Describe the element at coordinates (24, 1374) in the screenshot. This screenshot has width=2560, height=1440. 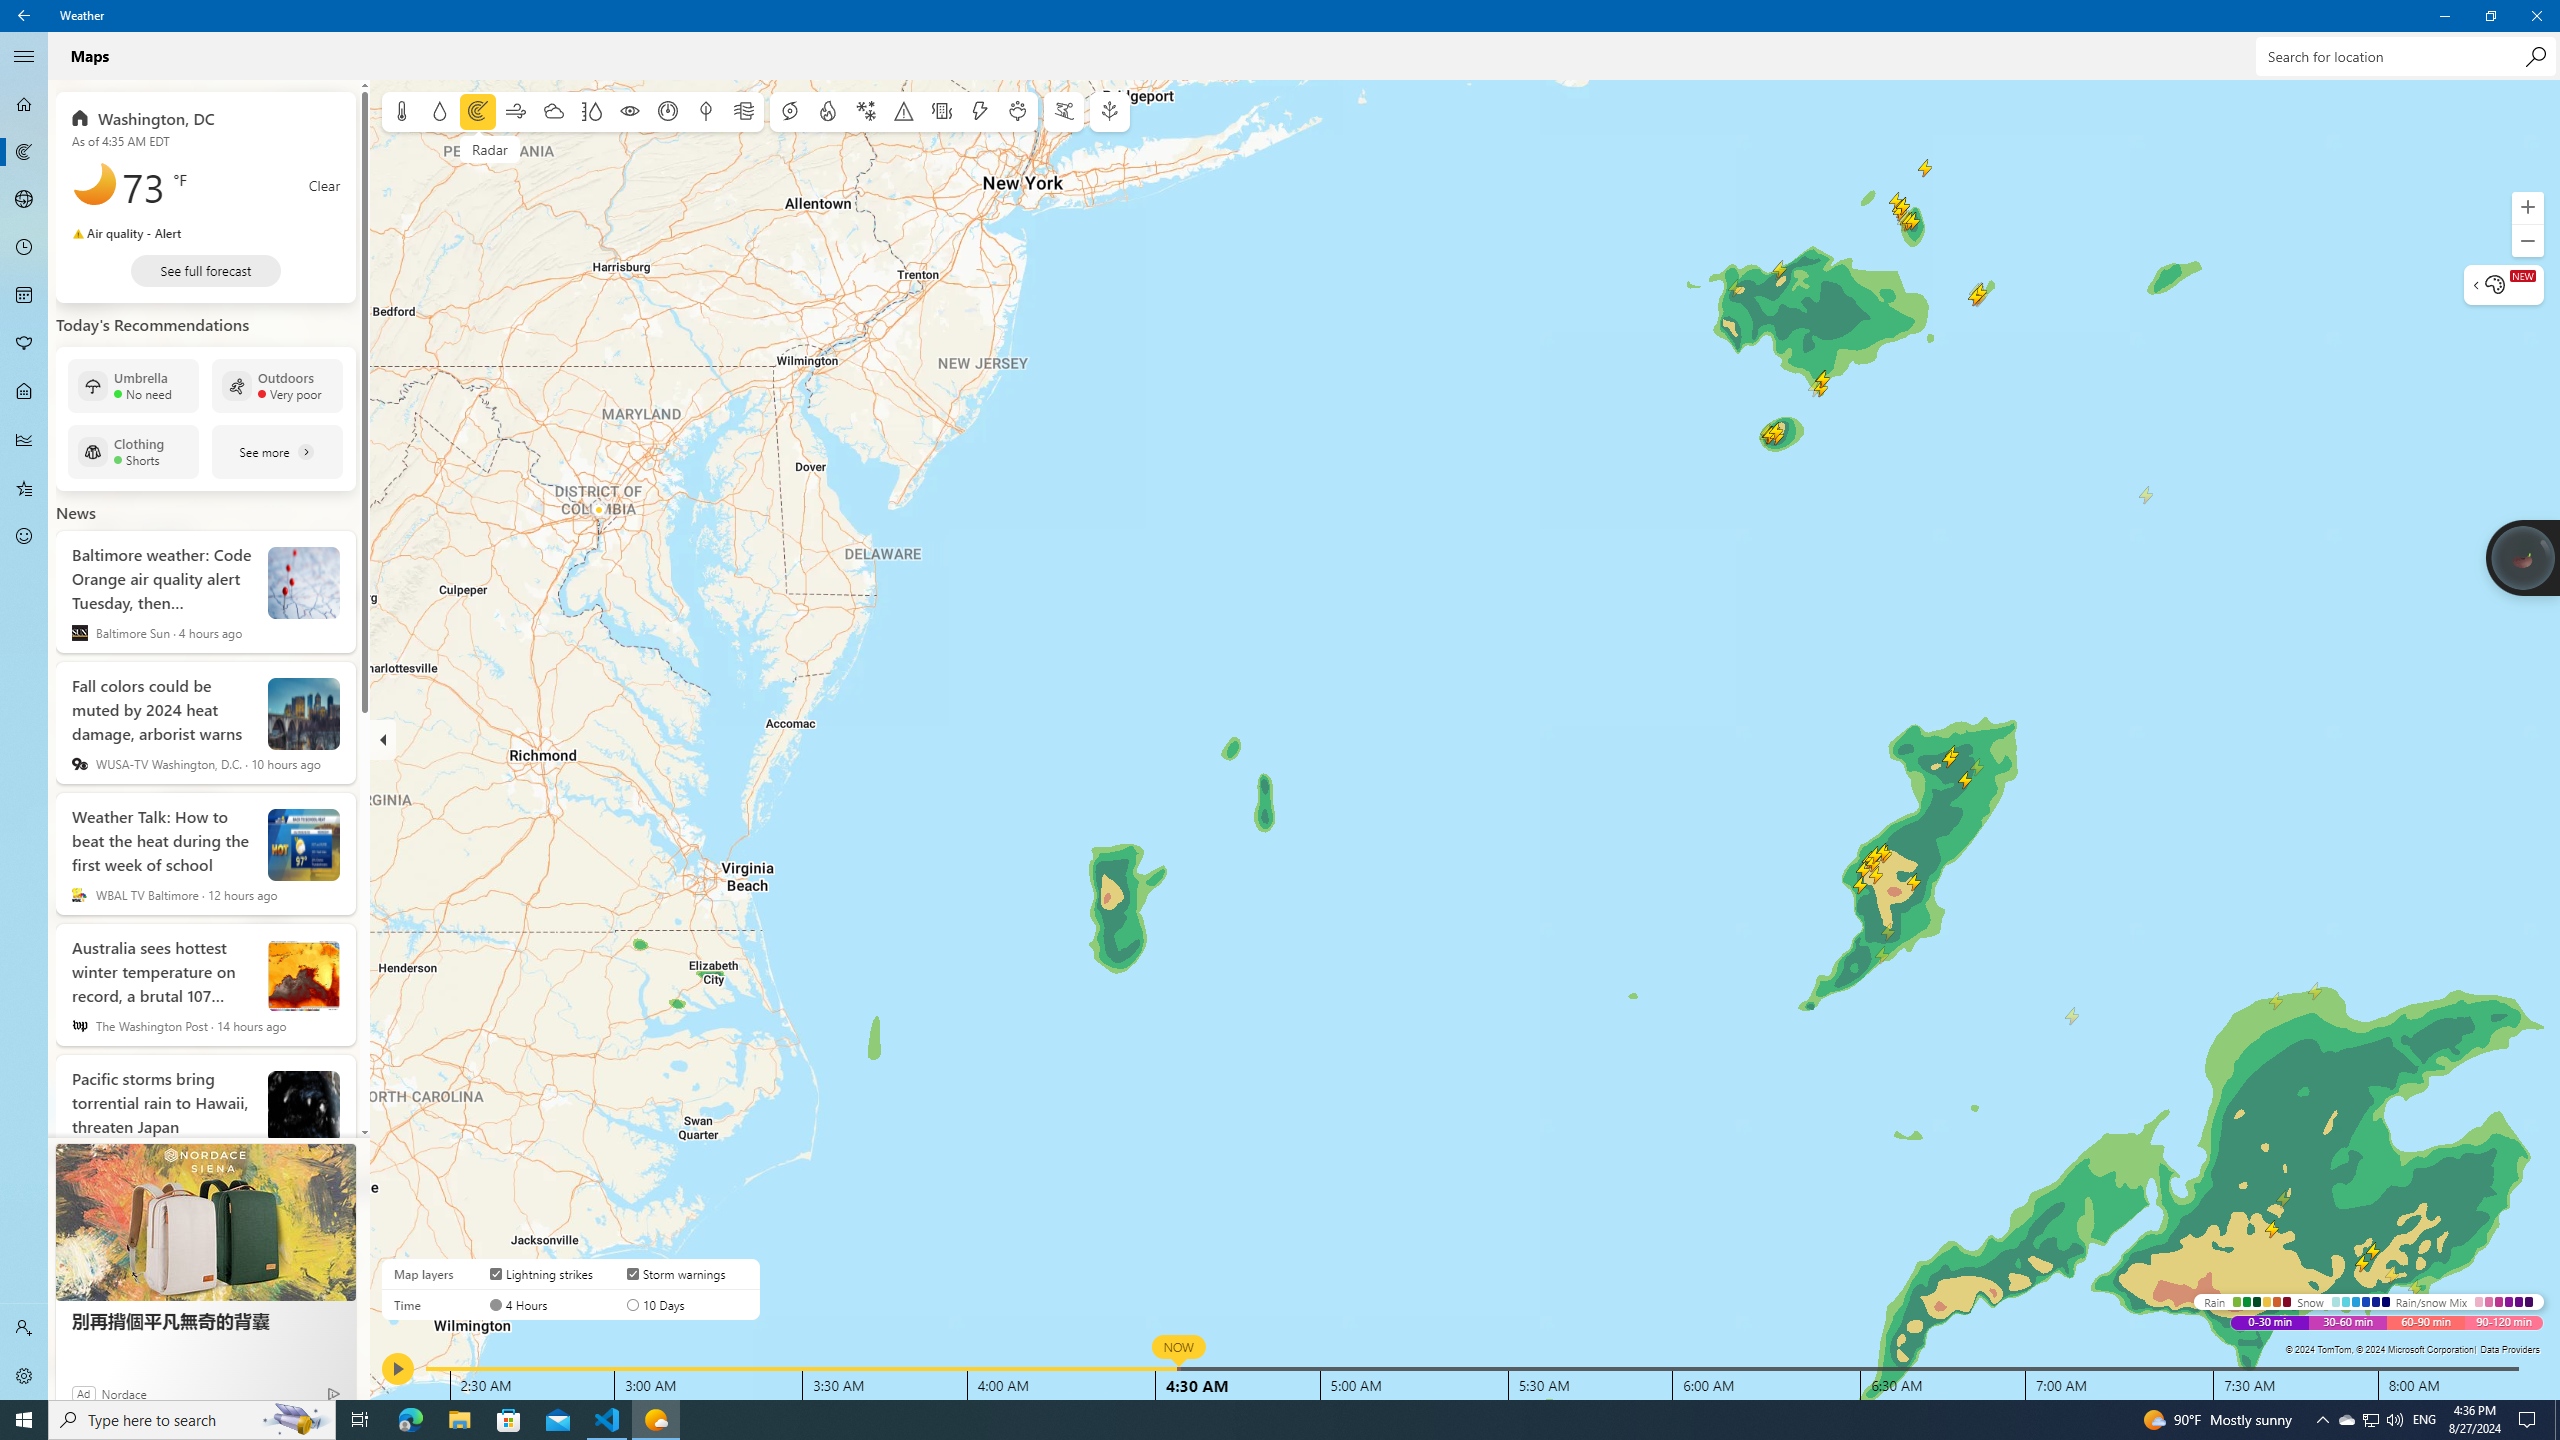
I see `'Settings'` at that location.